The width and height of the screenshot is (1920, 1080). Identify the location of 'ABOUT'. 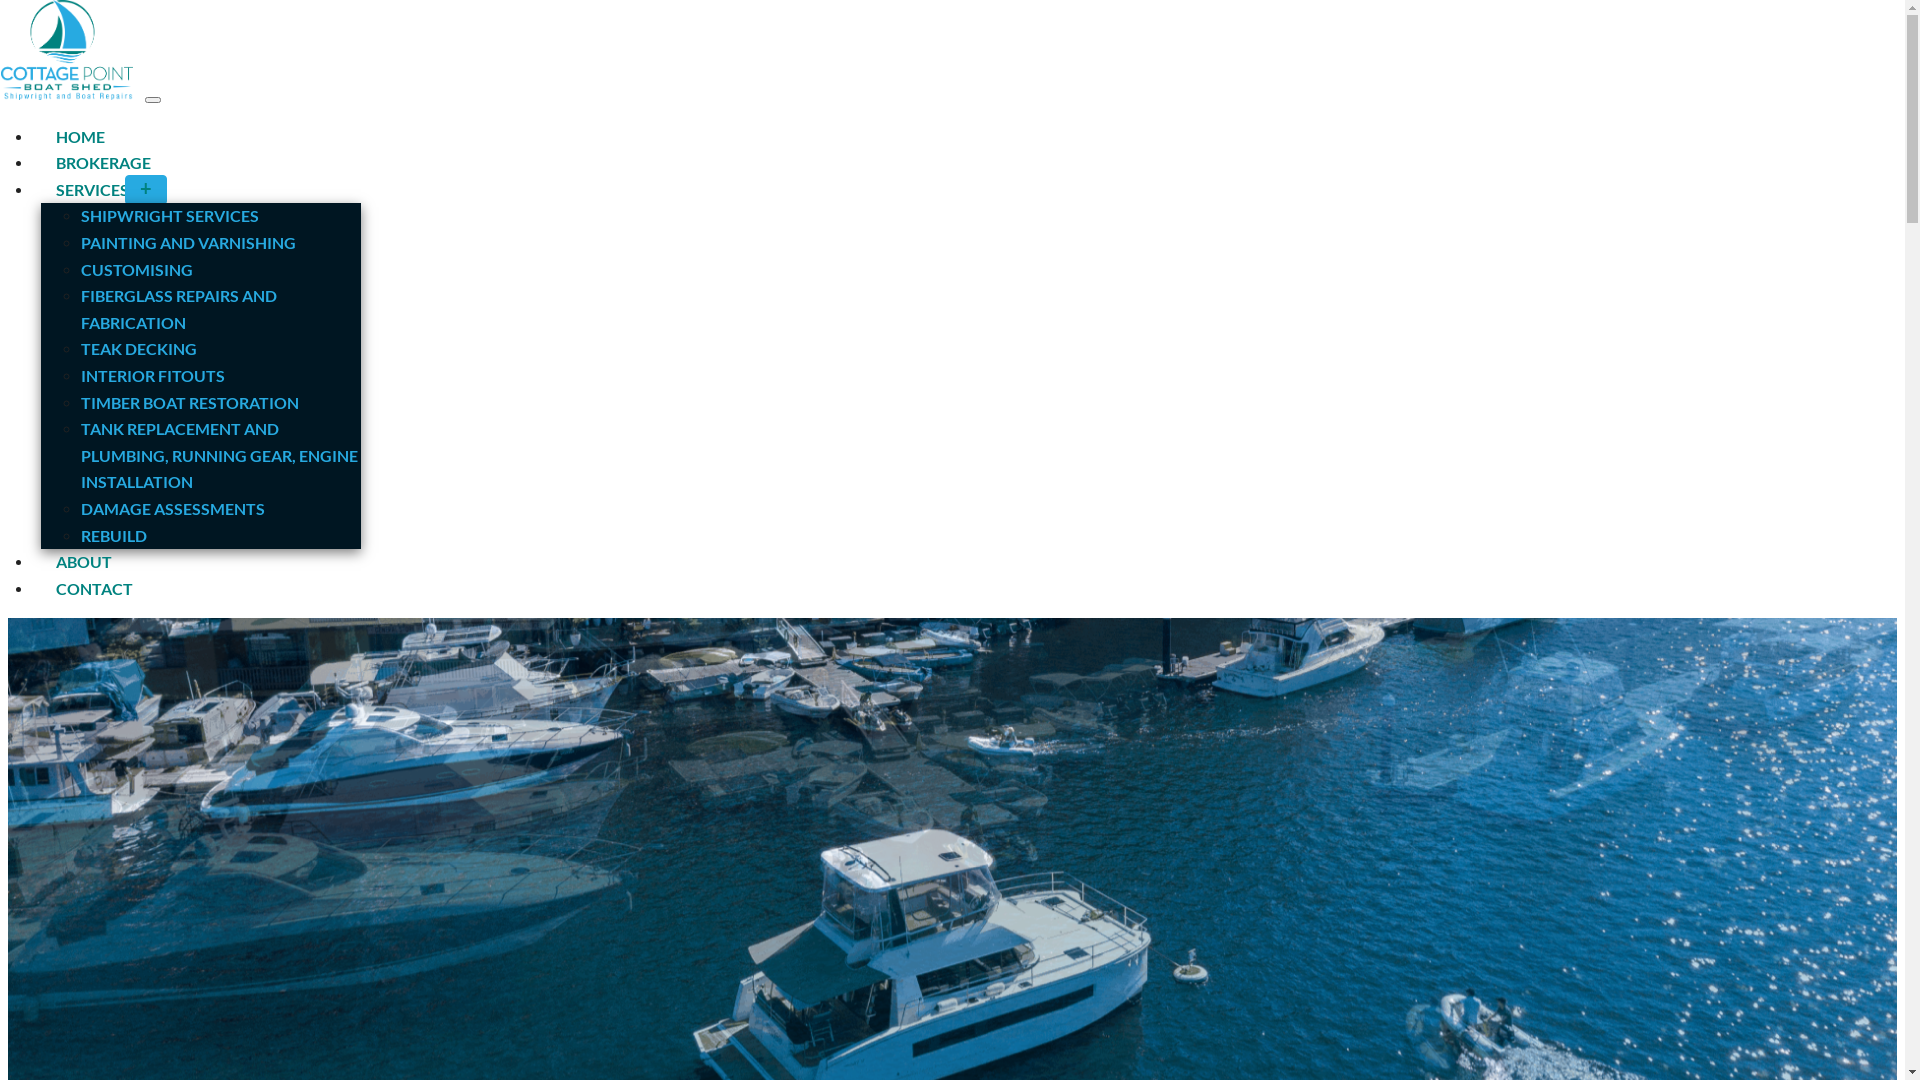
(41, 561).